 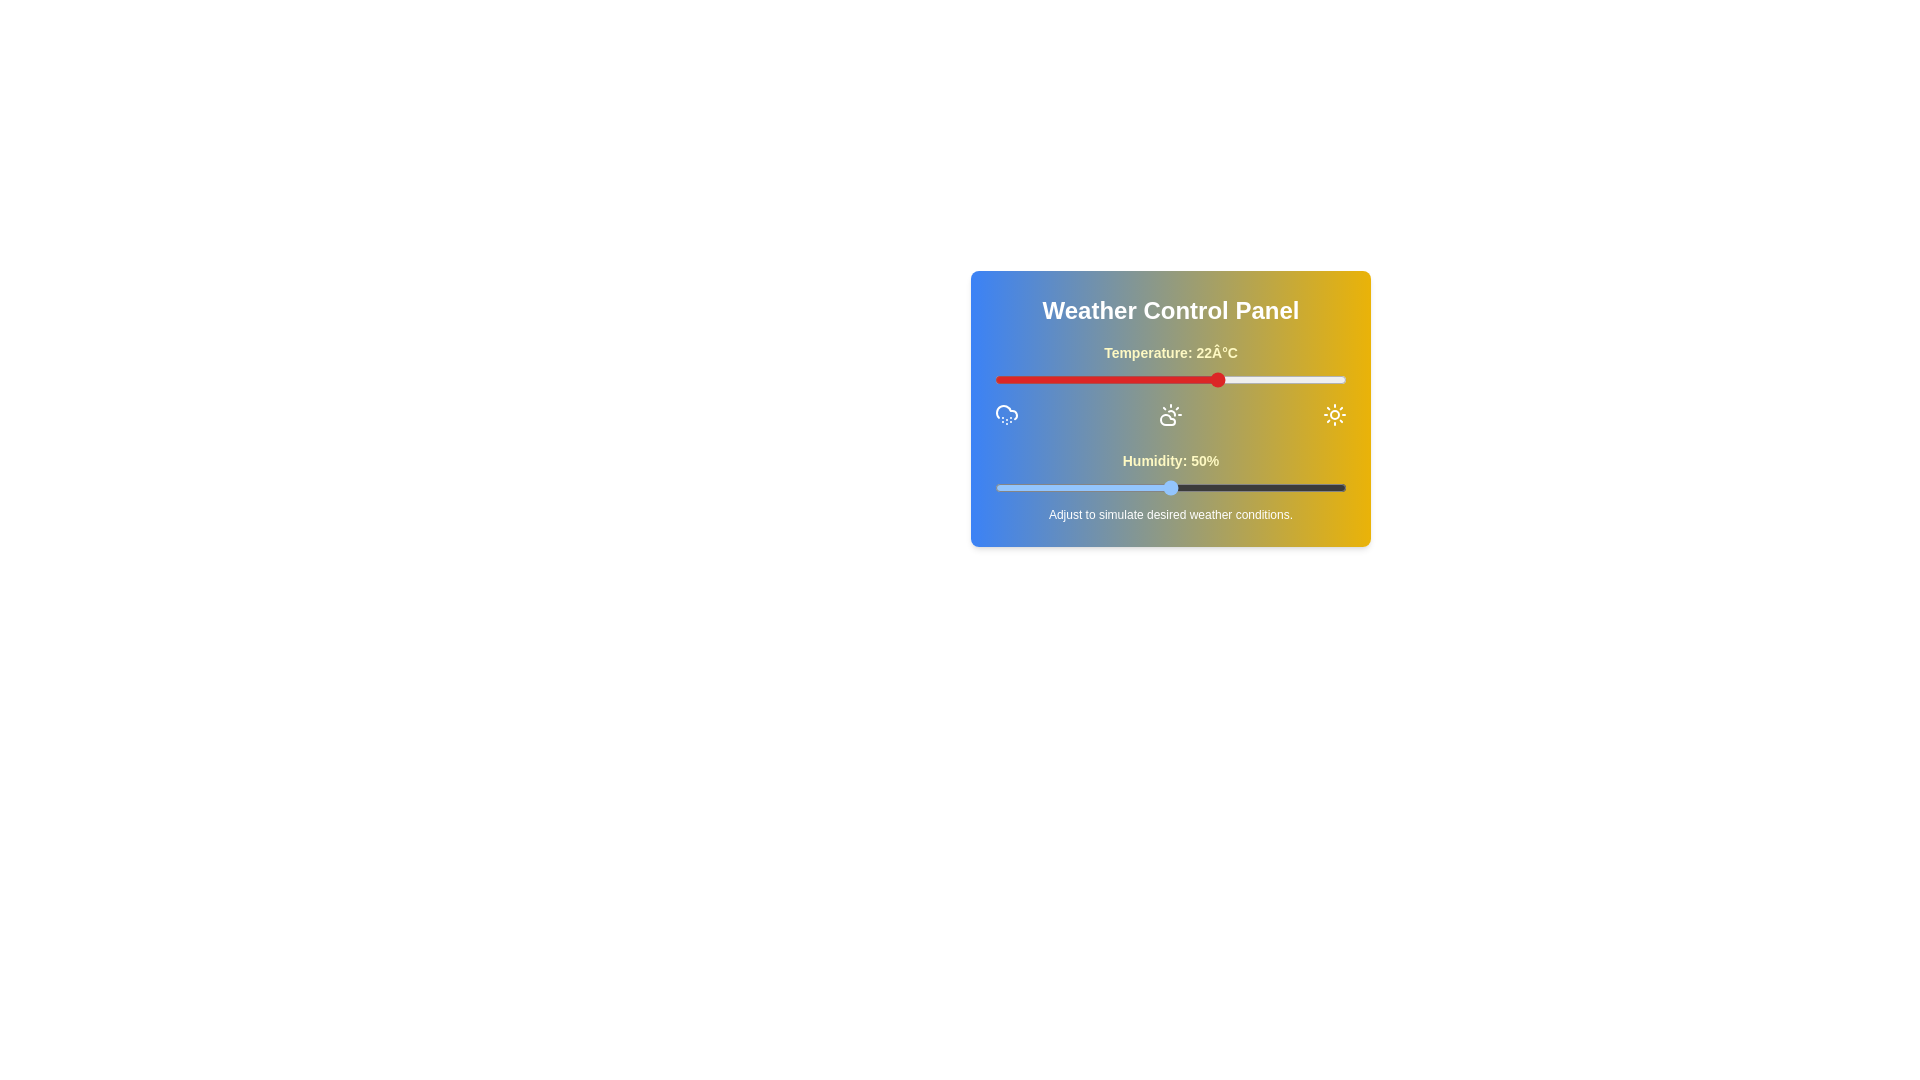 I want to click on the humidity, so click(x=1012, y=488).